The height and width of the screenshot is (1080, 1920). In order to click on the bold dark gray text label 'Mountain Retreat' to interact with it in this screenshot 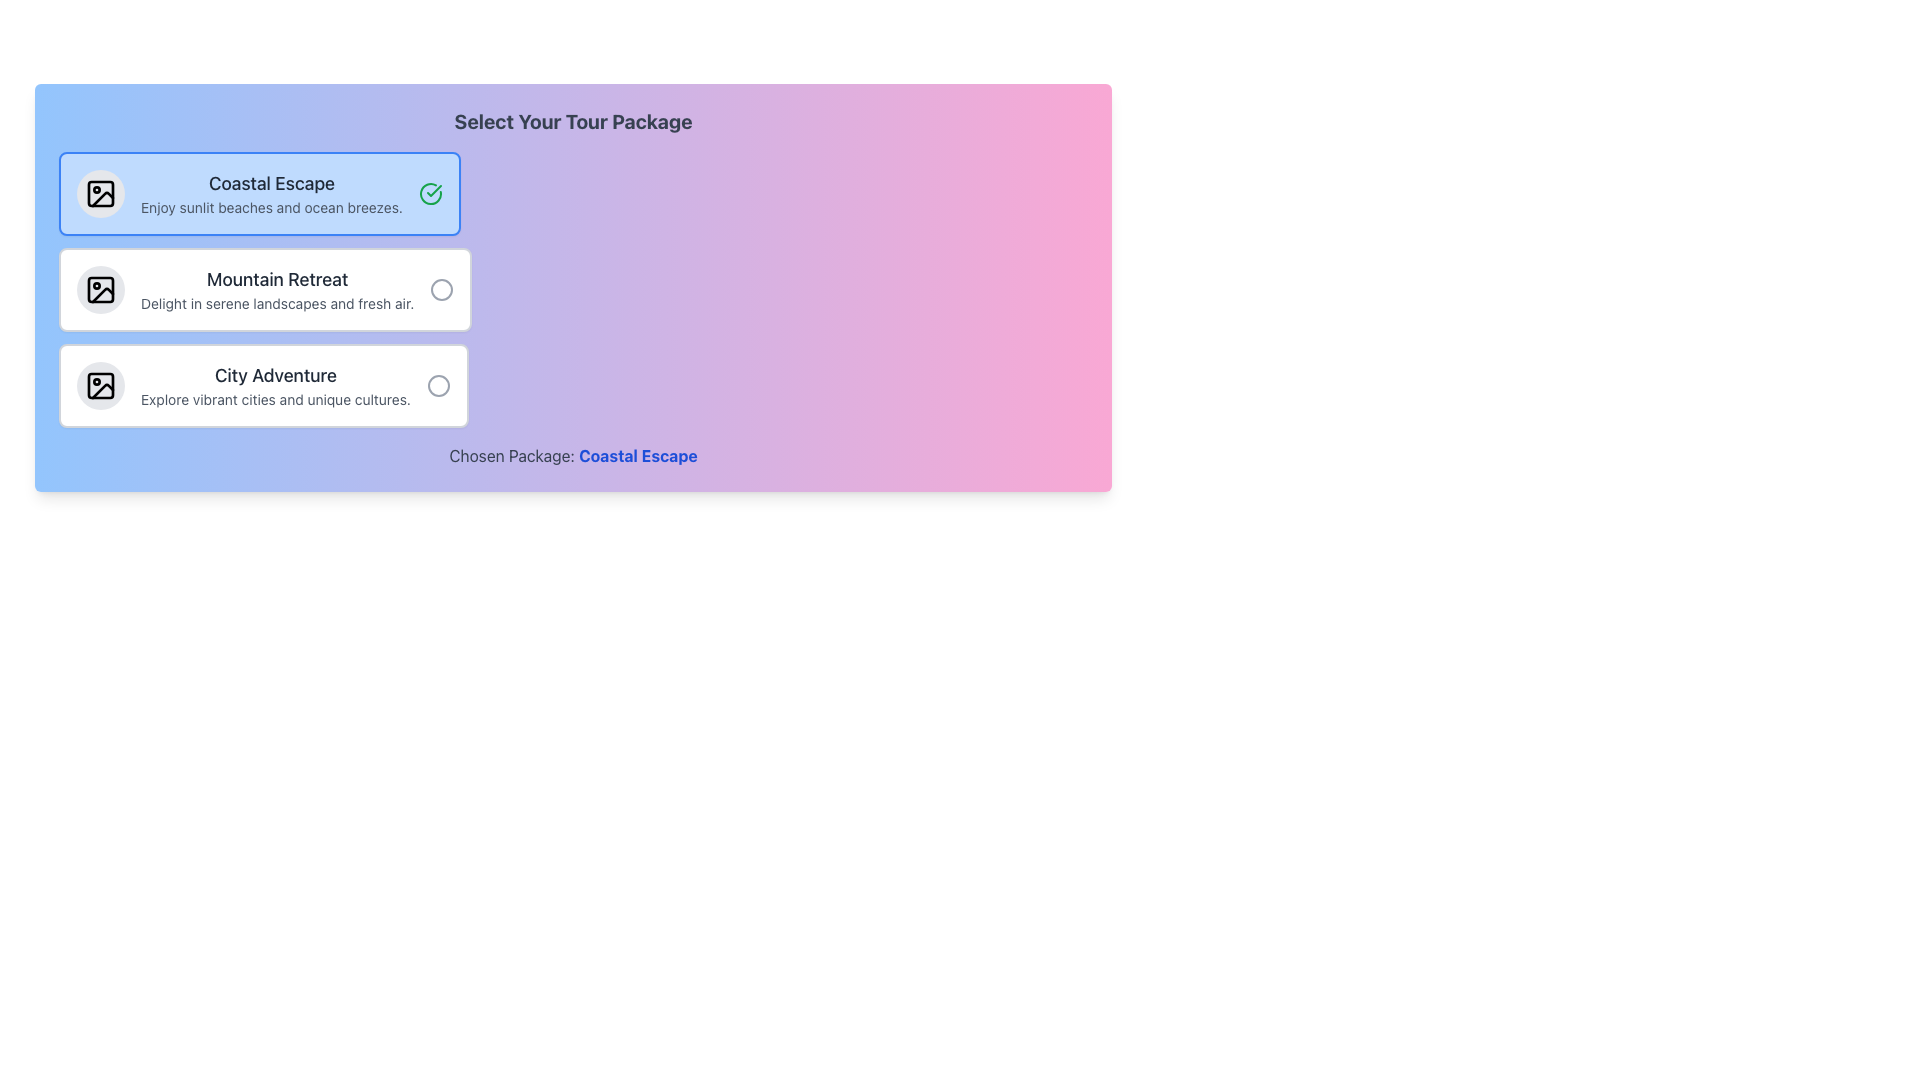, I will do `click(276, 280)`.